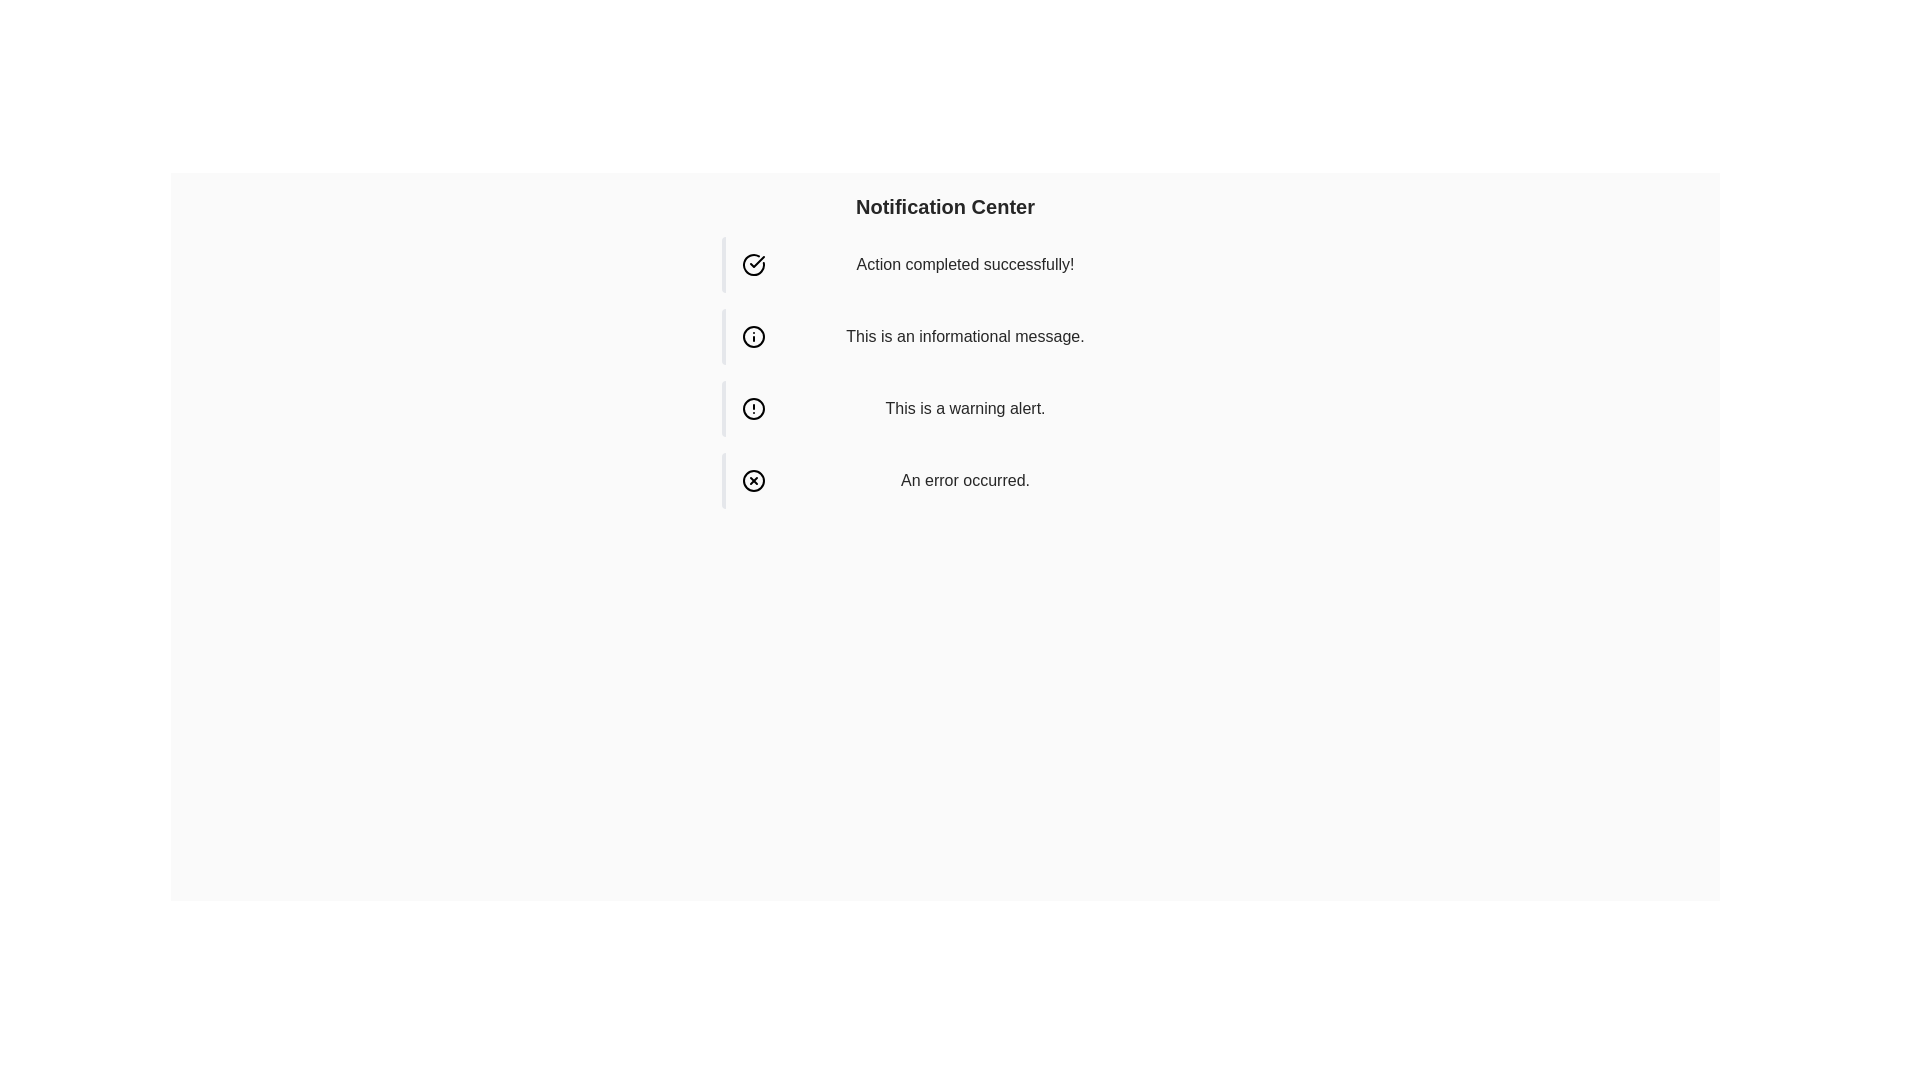 This screenshot has height=1080, width=1920. Describe the element at coordinates (965, 335) in the screenshot. I see `the text element displaying 'This is an informational message.' located in the notification message row of the Notification Center` at that location.